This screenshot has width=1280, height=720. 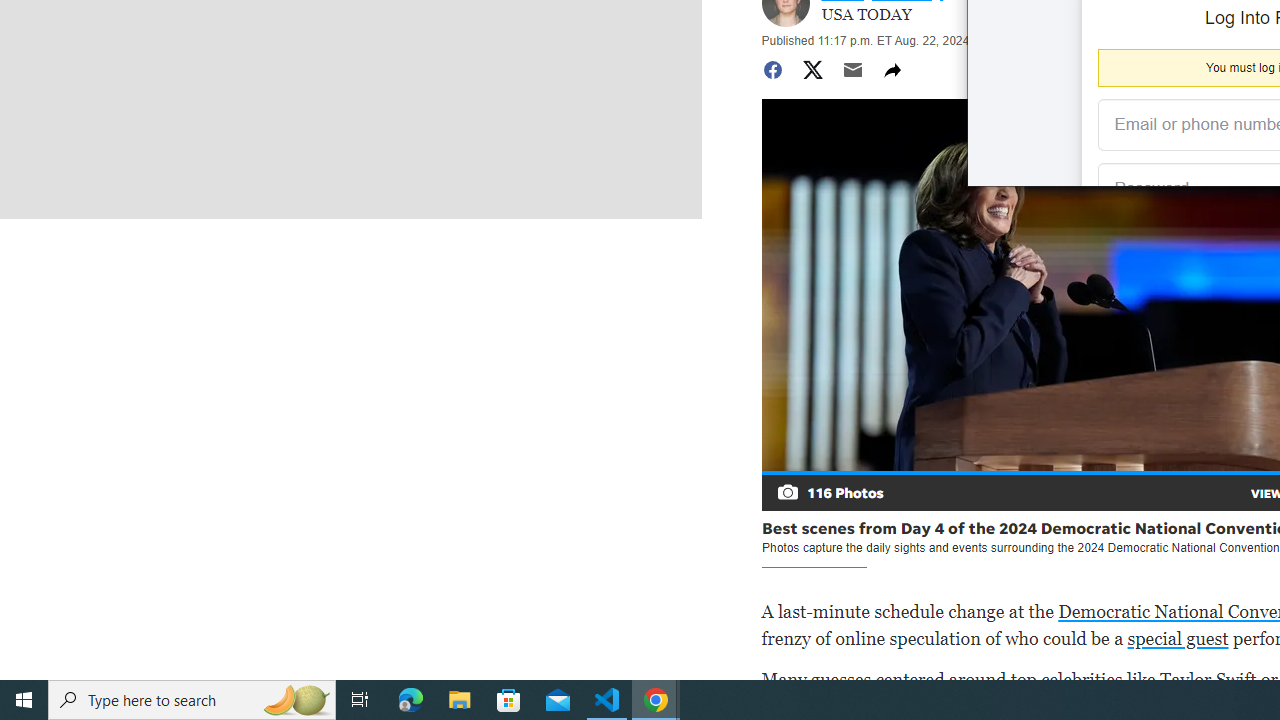 I want to click on 'Share to Facebook', so click(x=771, y=68).